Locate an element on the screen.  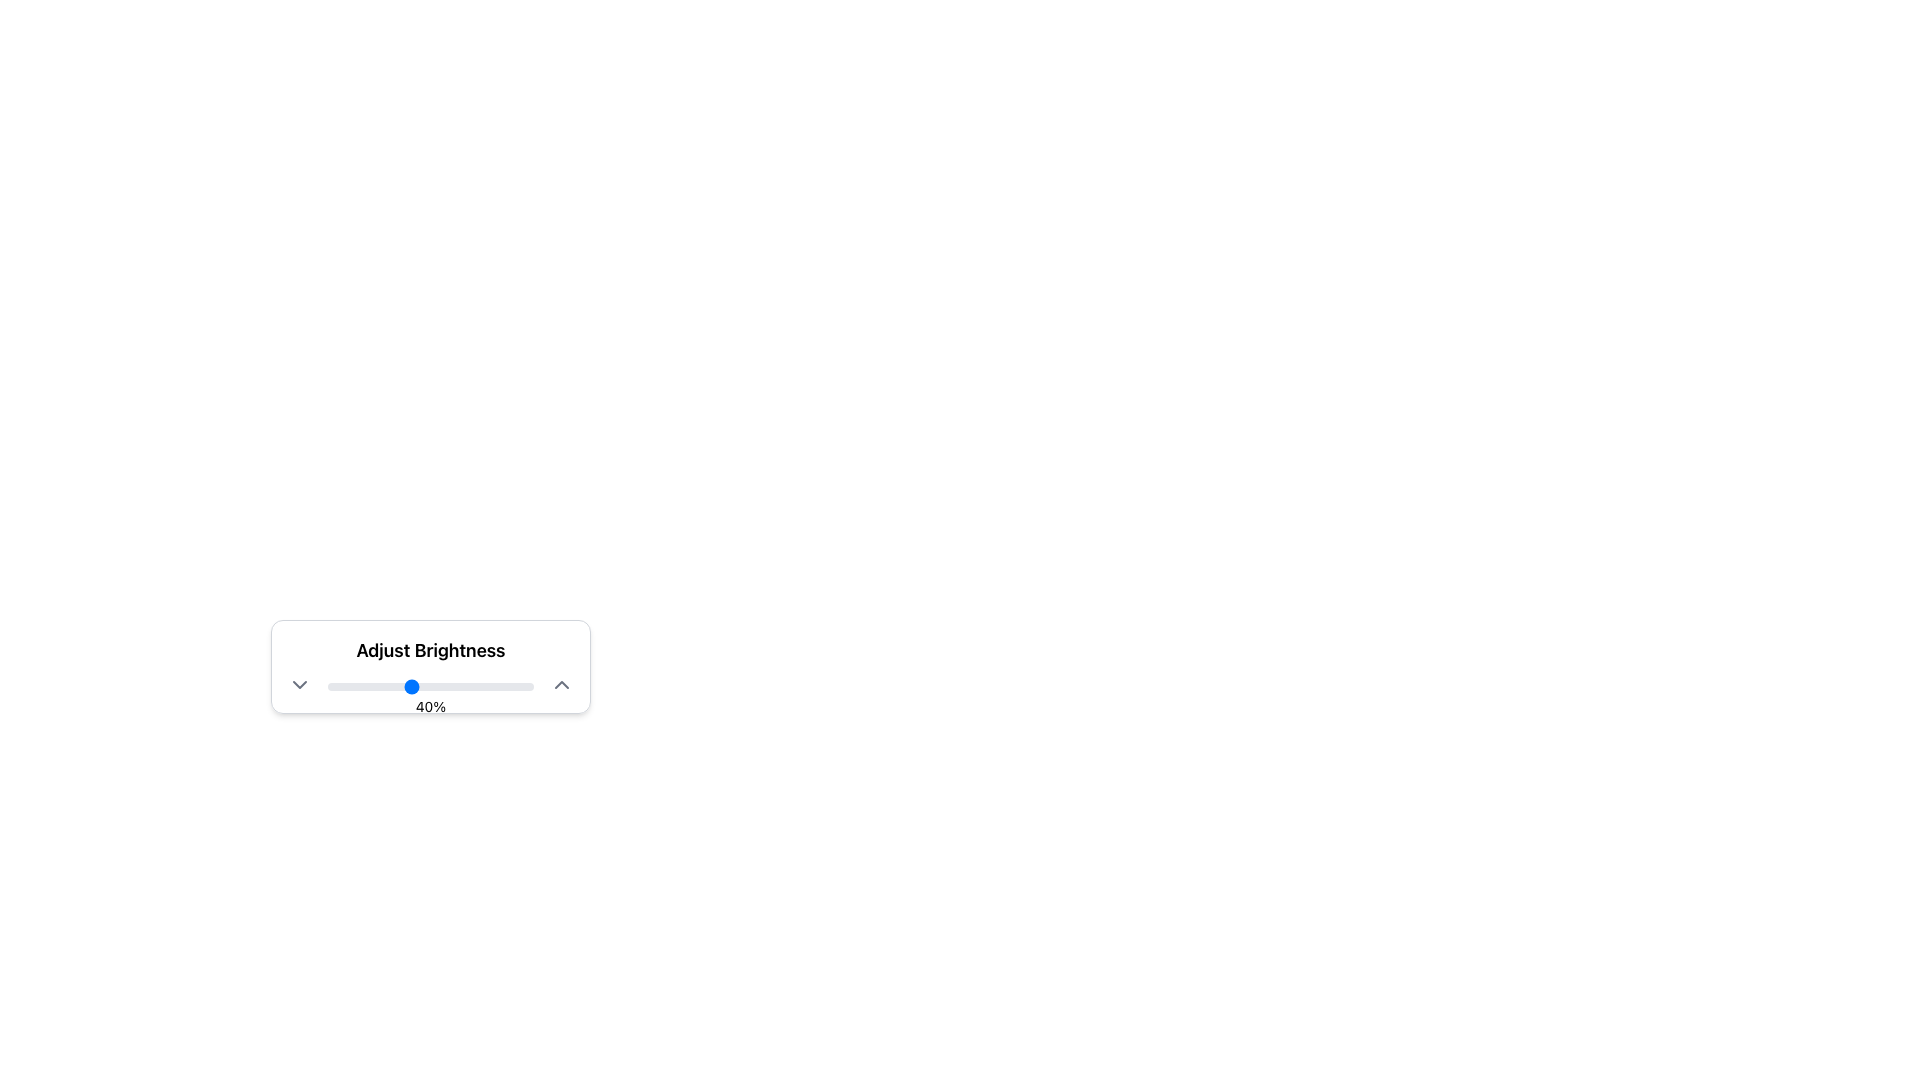
the brightness level is located at coordinates (413, 685).